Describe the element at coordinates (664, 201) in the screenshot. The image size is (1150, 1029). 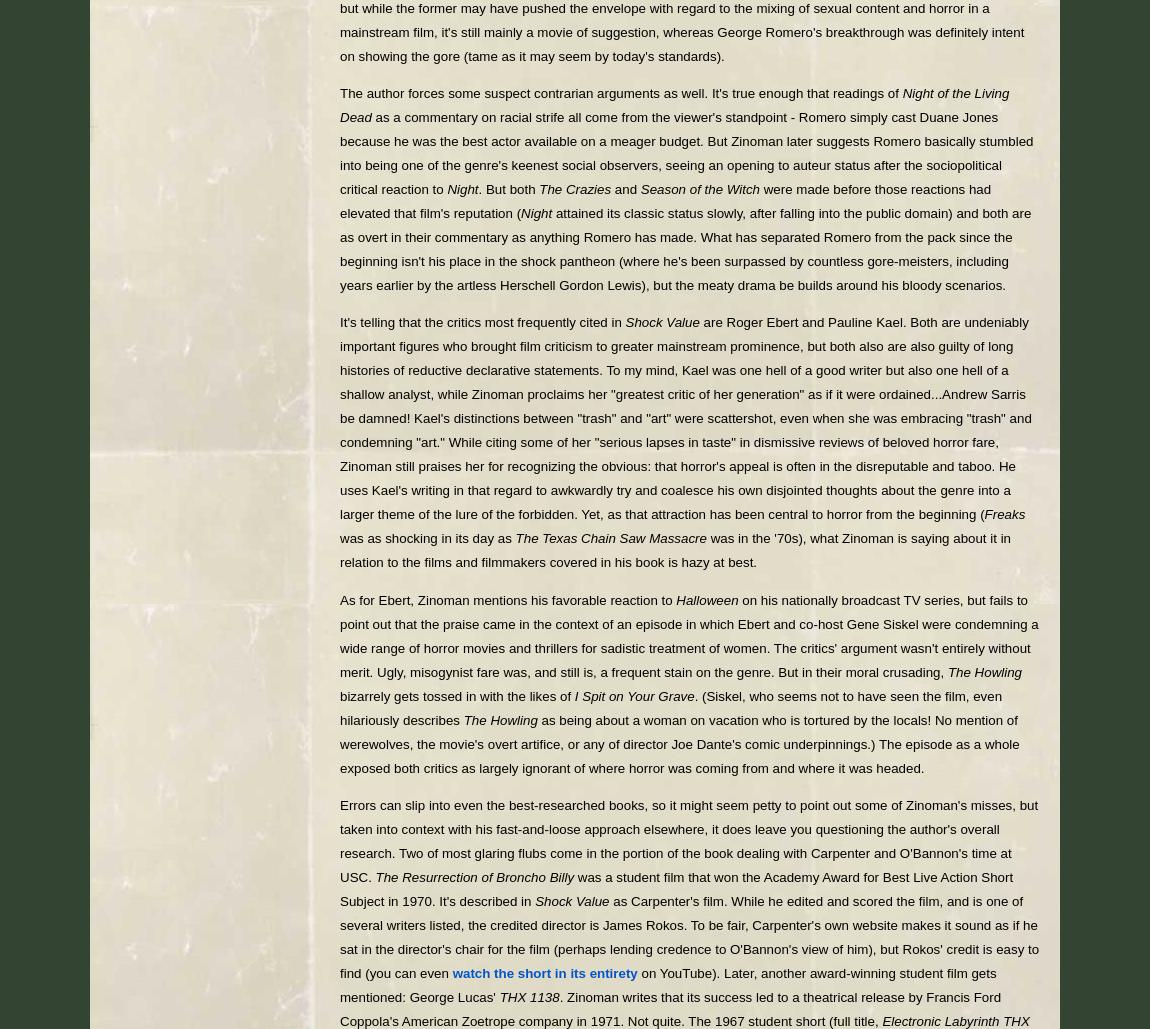
I see `'were made
before those reactions had elevated that film's reputation ('` at that location.